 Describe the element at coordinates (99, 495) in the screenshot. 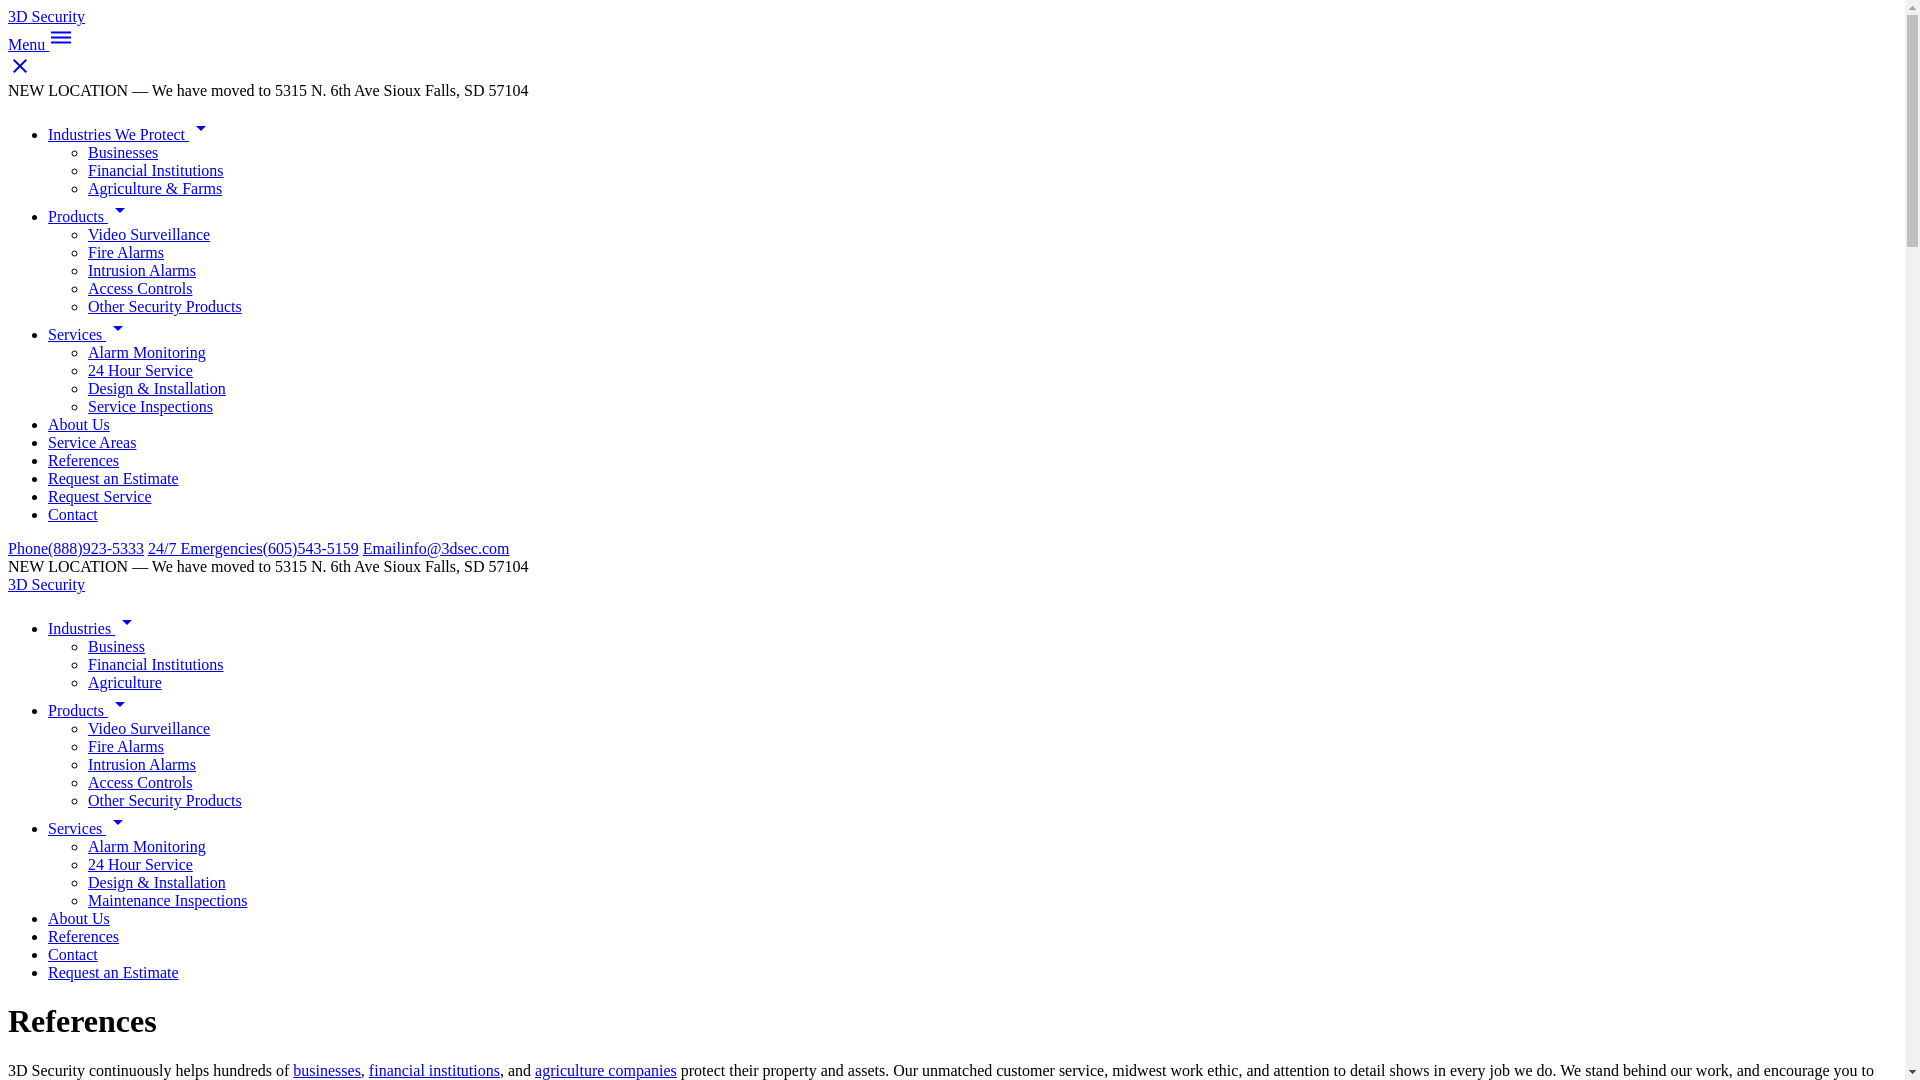

I see `'Request Service'` at that location.